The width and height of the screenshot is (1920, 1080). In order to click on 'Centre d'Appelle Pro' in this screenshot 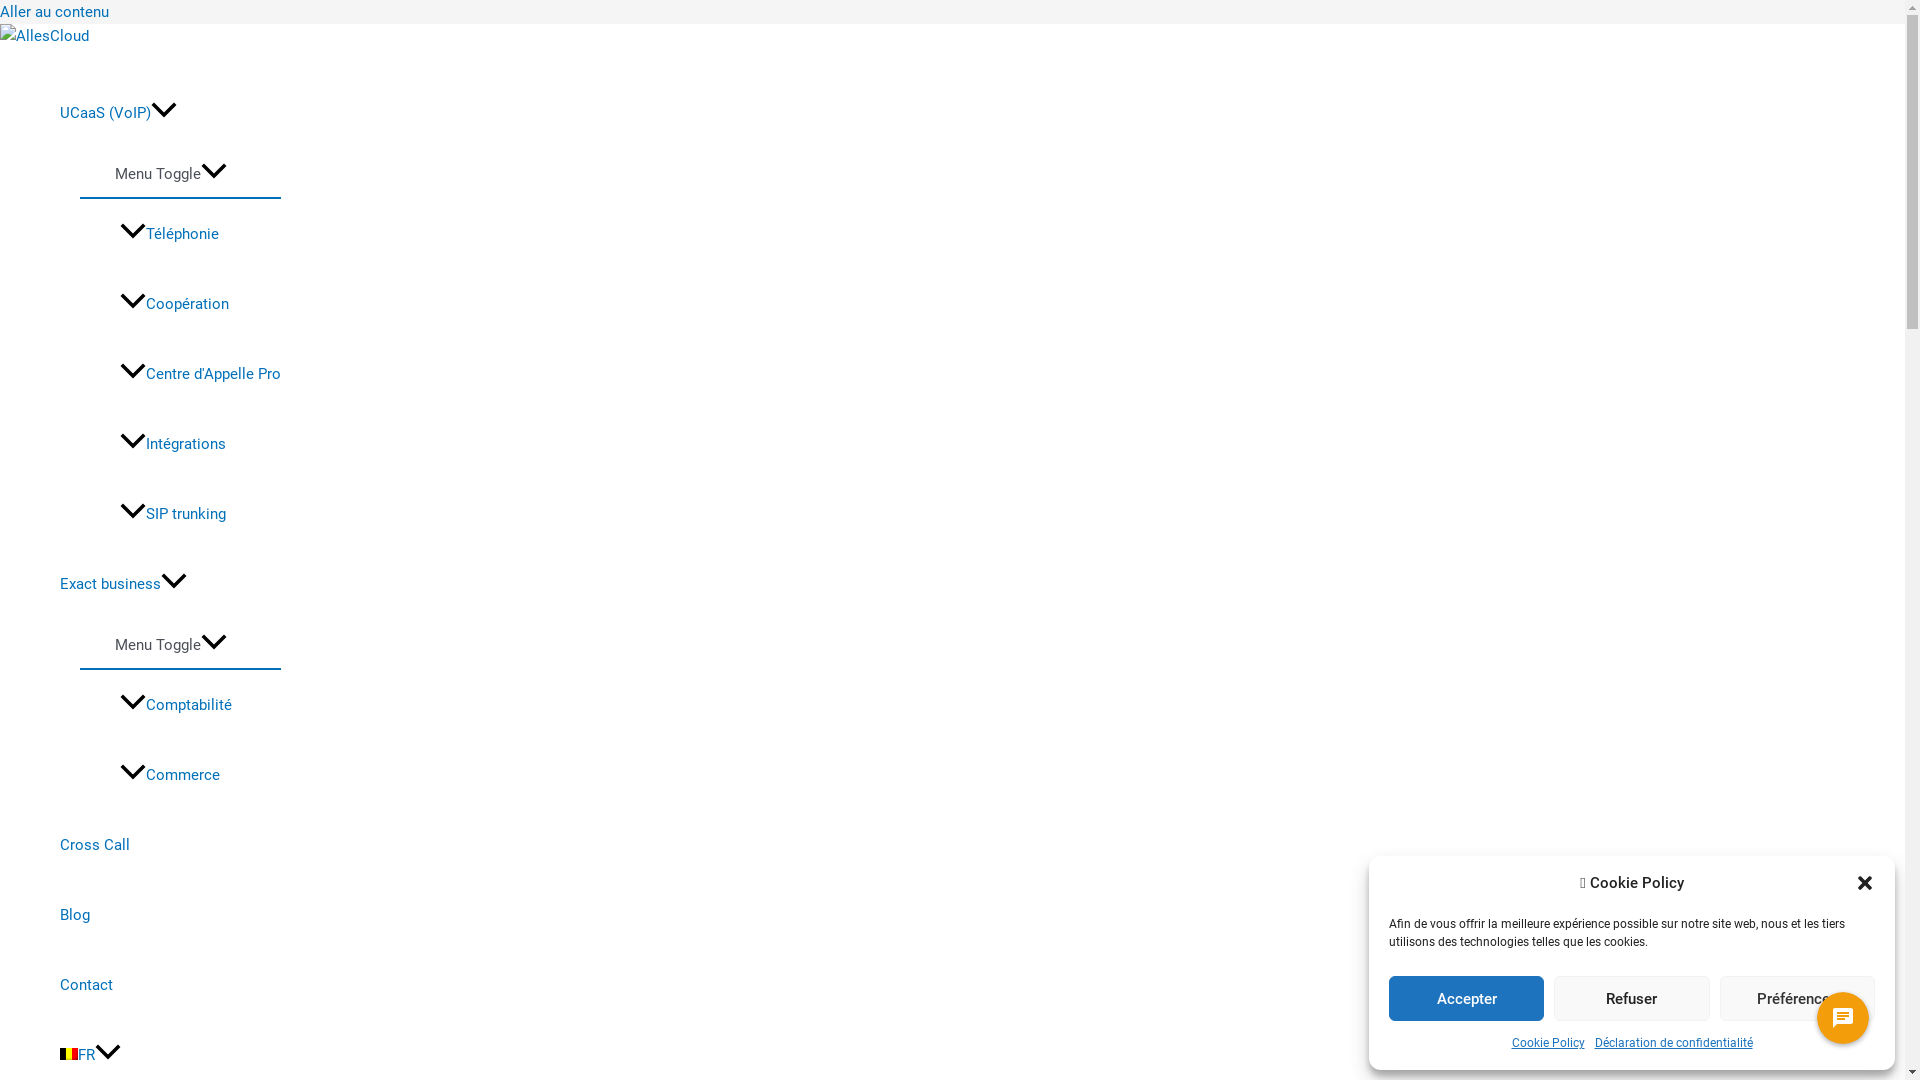, I will do `click(200, 374)`.